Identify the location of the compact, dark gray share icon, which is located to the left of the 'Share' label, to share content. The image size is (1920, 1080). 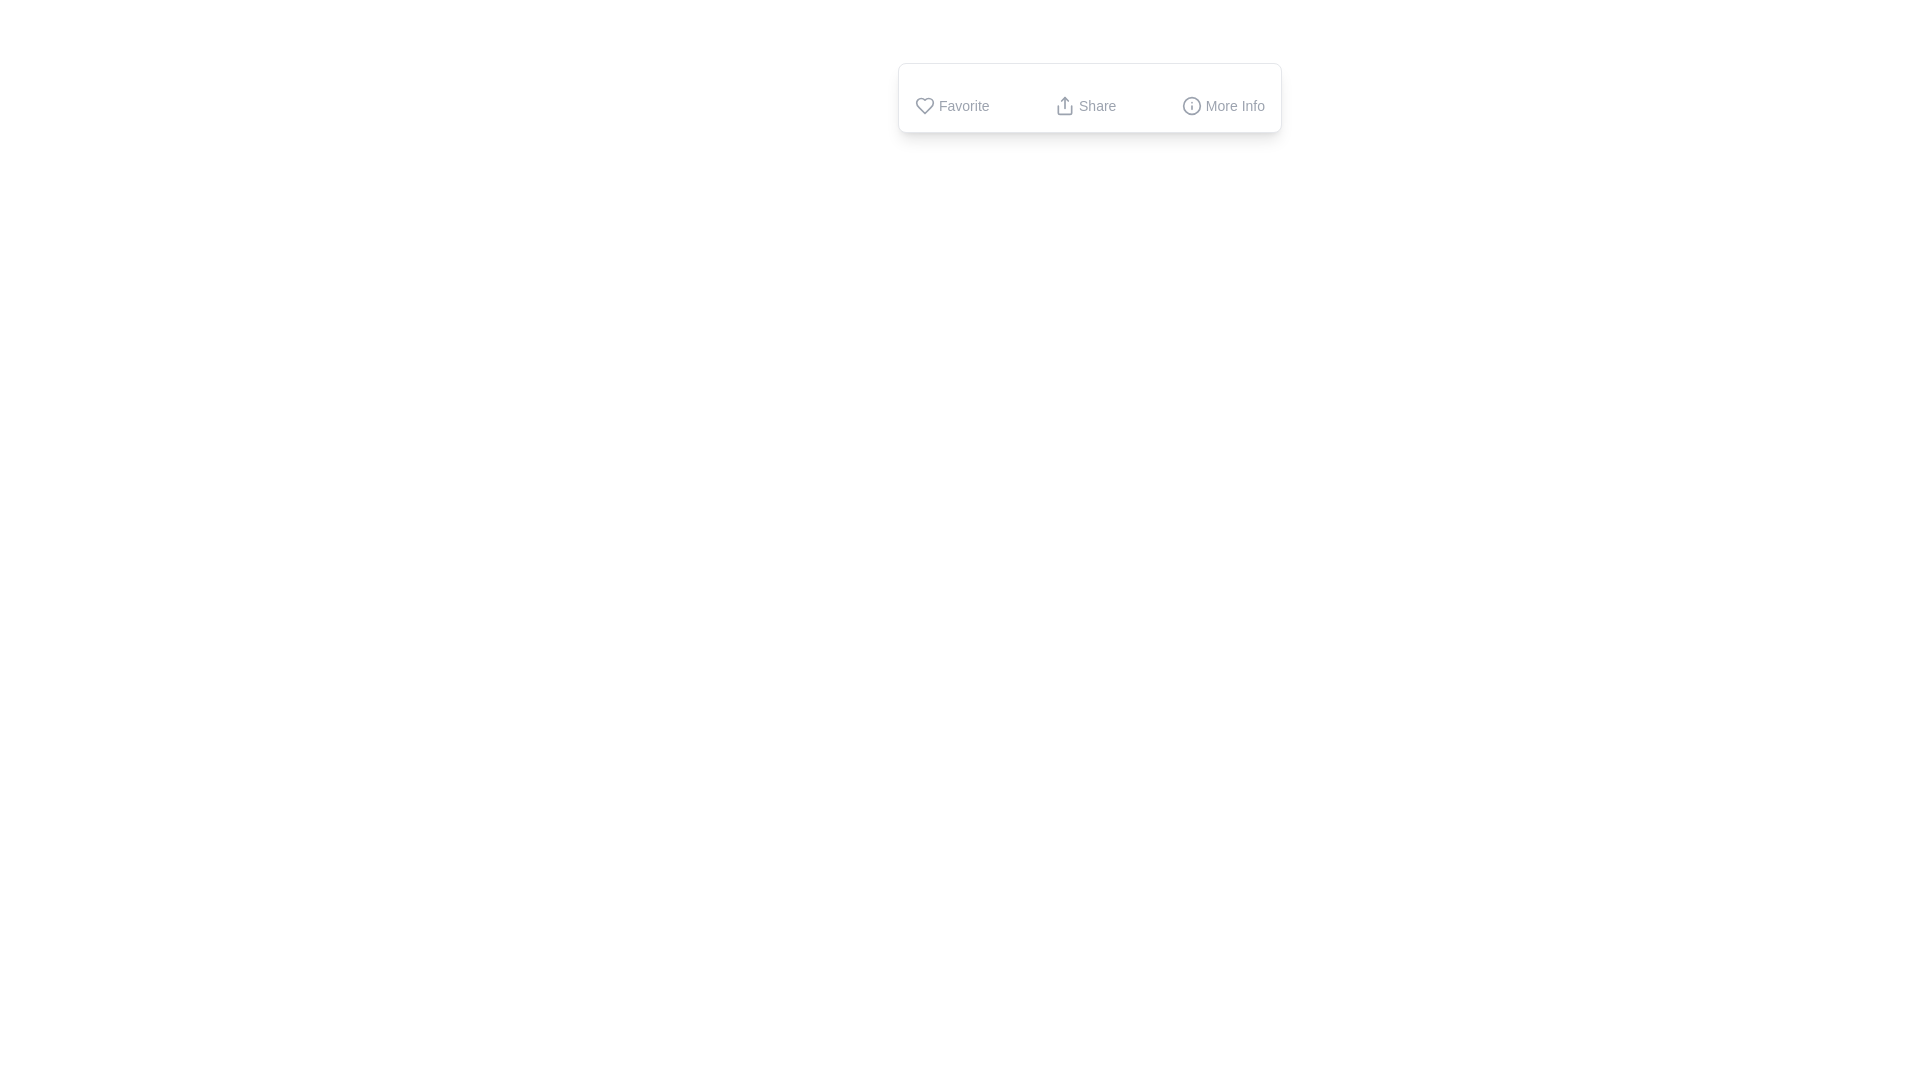
(1064, 105).